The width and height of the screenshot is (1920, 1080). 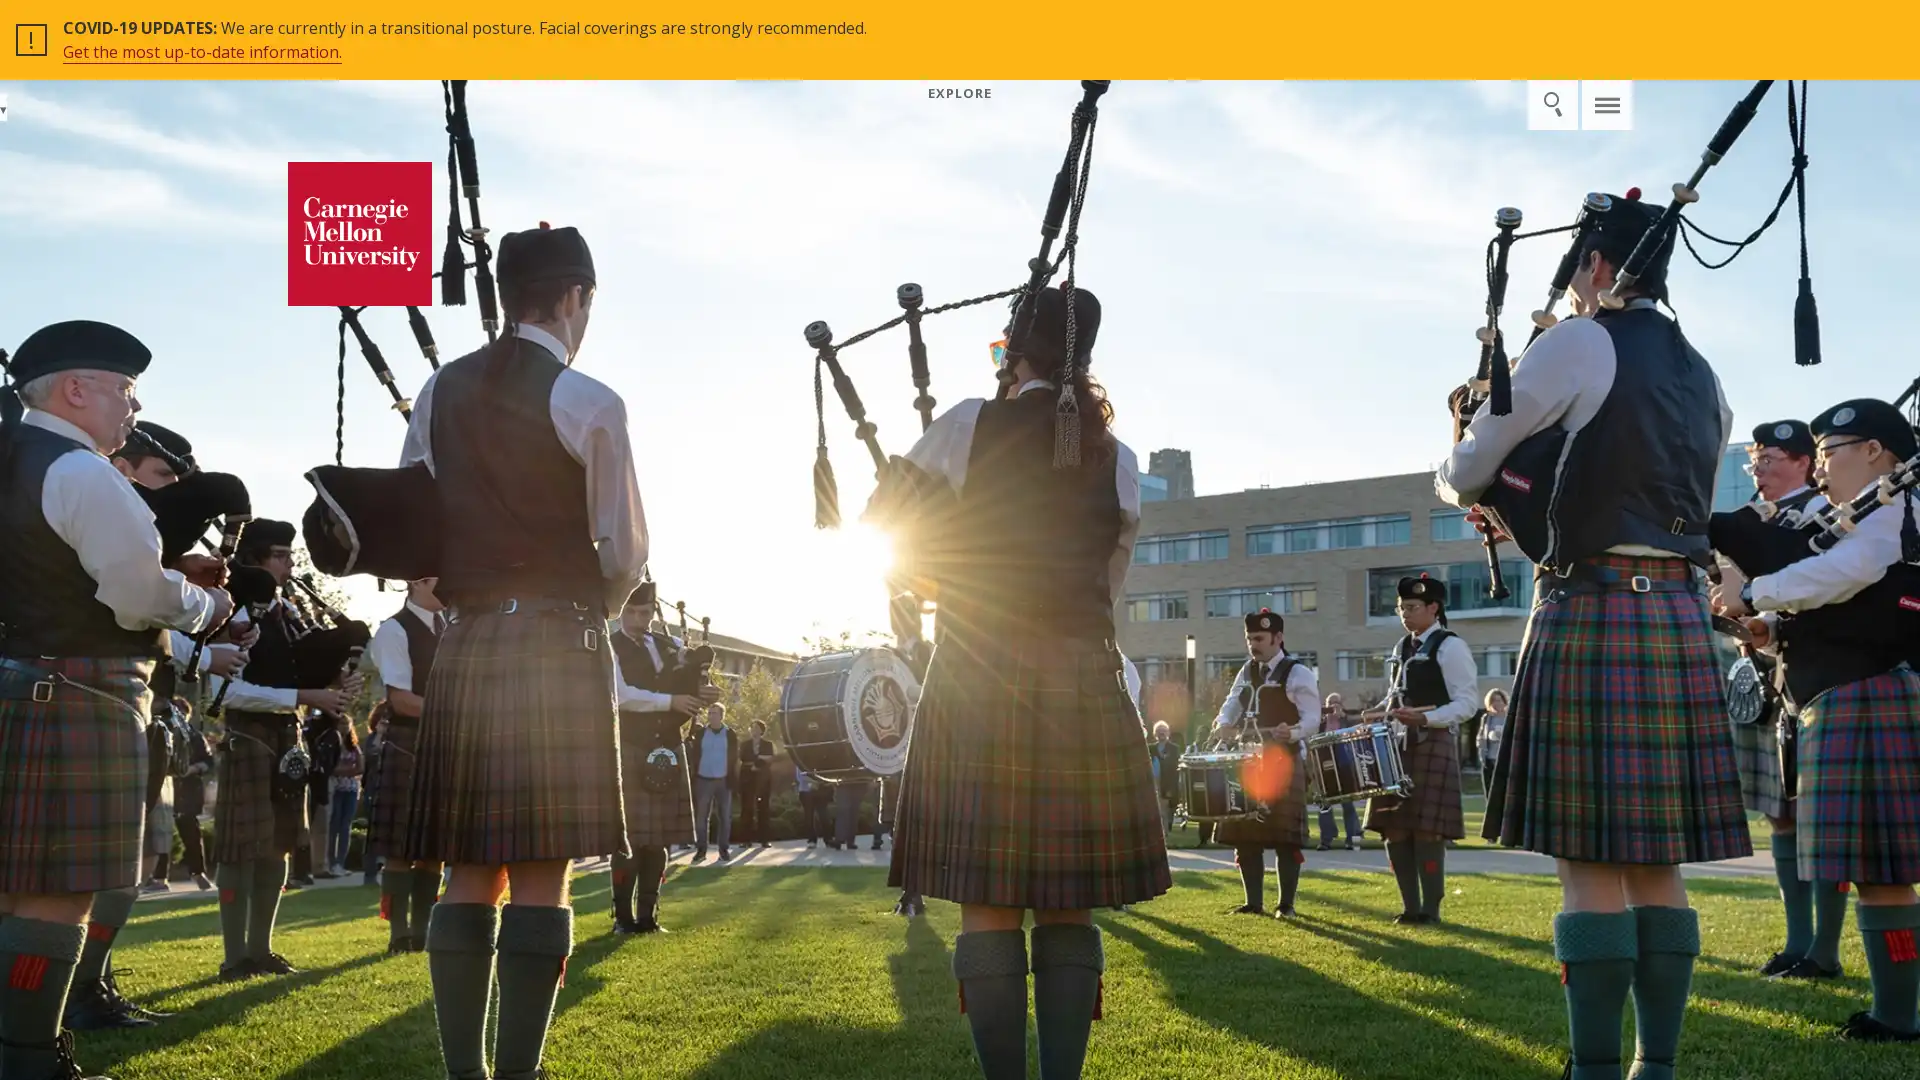 What do you see at coordinates (1559, 26) in the screenshot?
I see `Search` at bounding box center [1559, 26].